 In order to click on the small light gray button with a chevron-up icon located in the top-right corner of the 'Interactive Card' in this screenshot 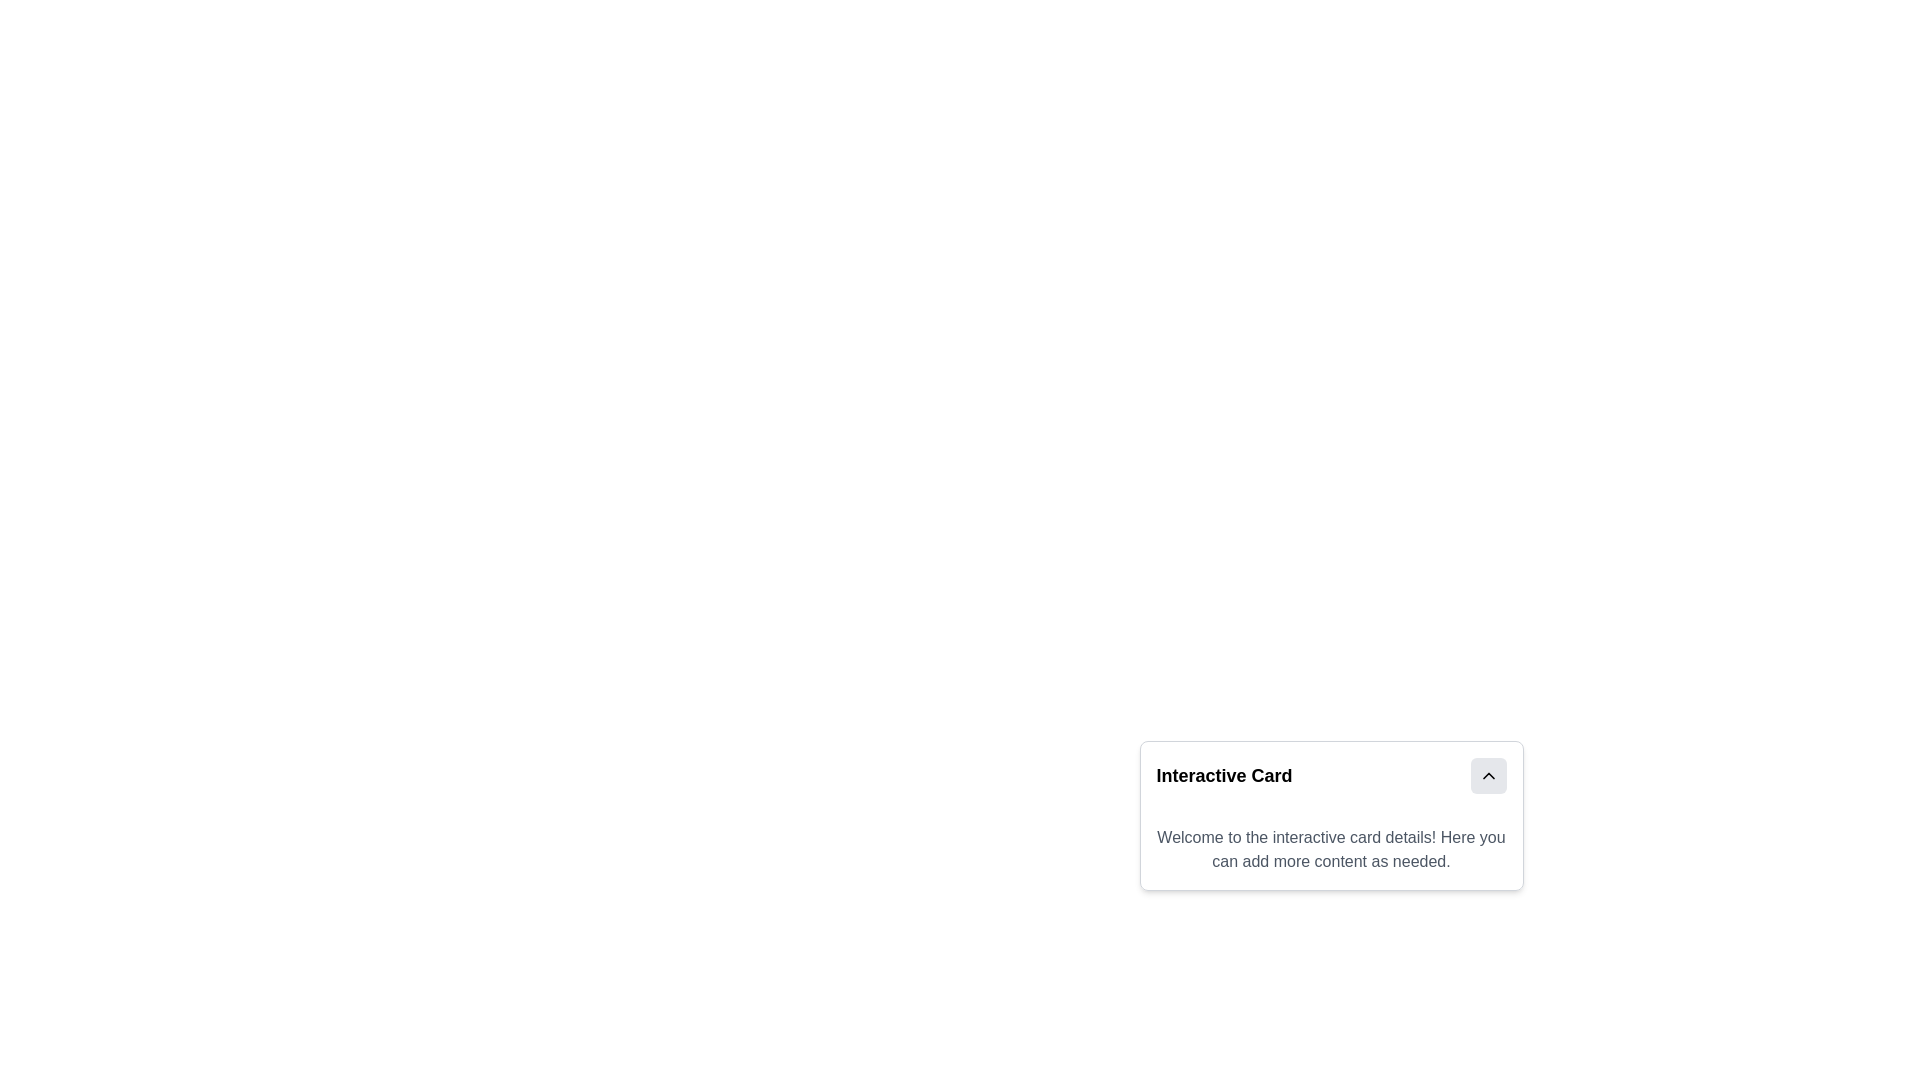, I will do `click(1488, 774)`.